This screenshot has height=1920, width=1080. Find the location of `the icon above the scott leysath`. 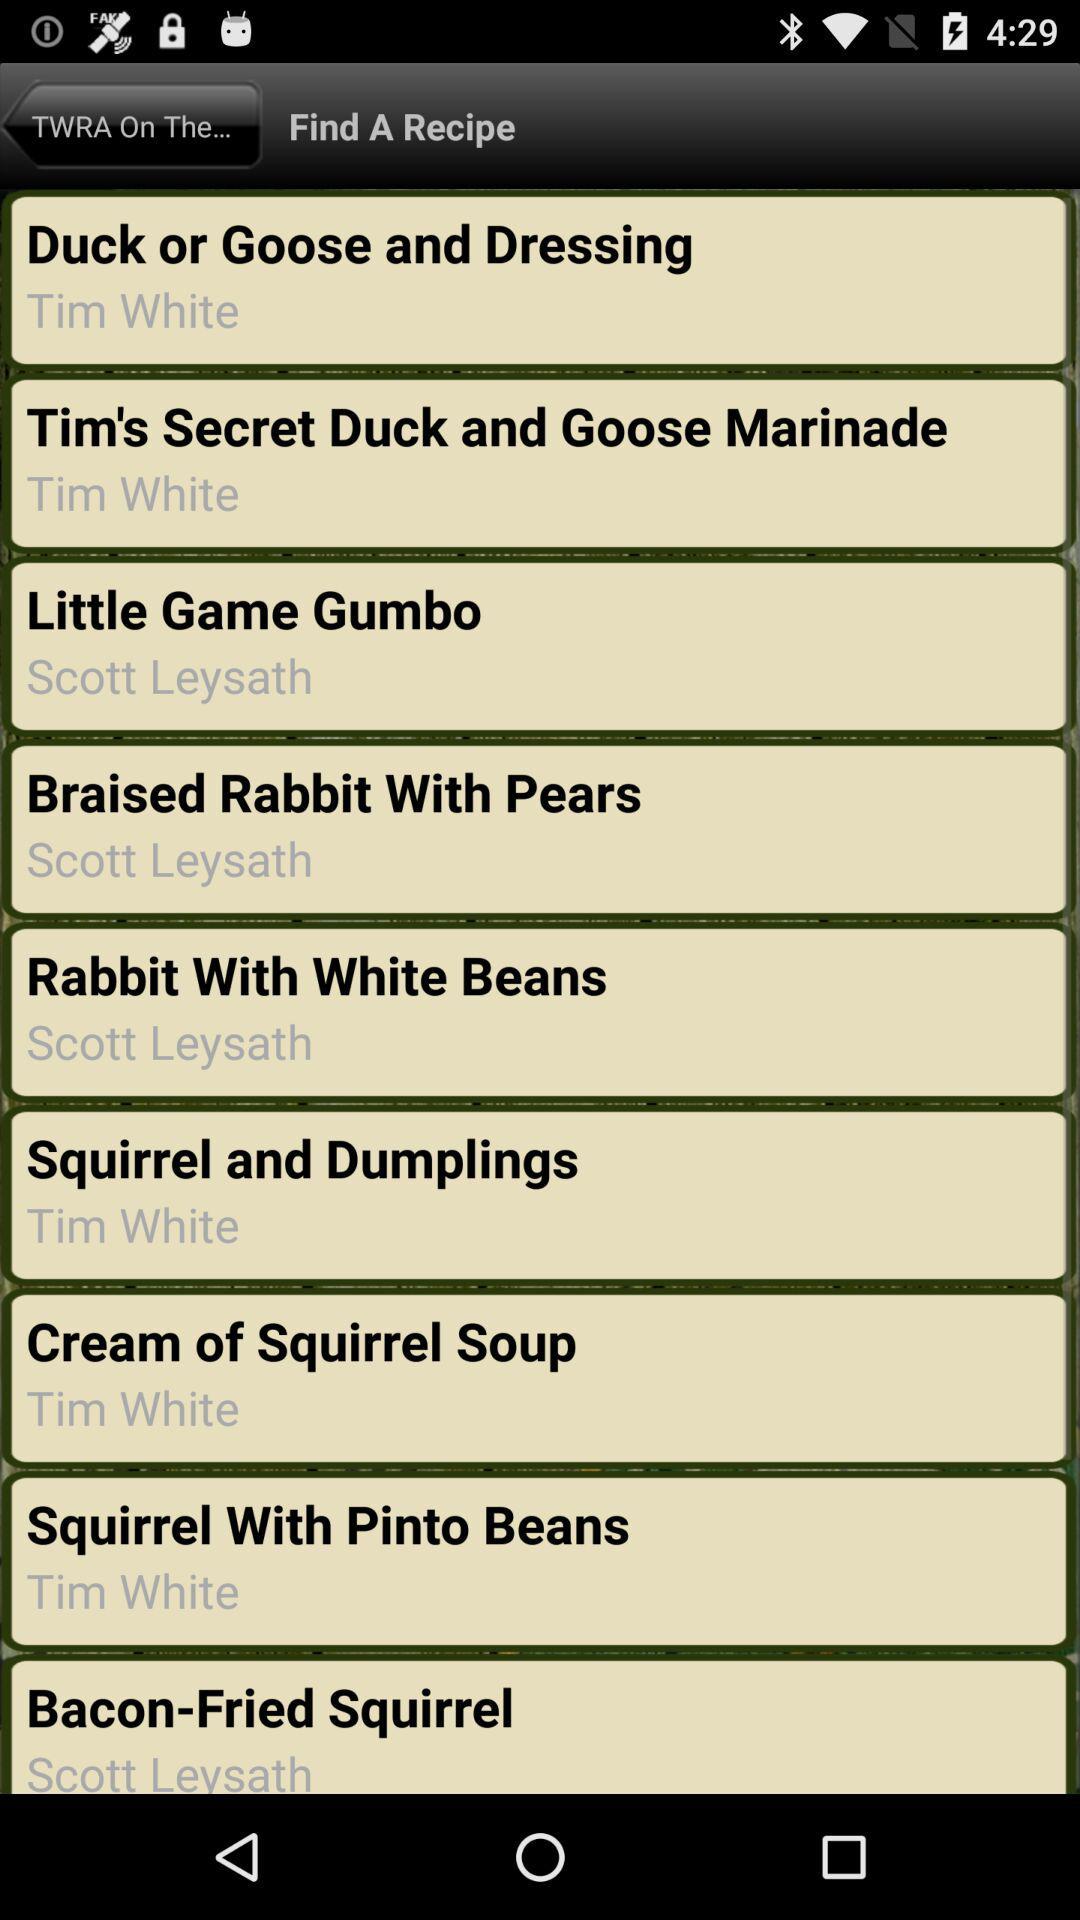

the icon above the scott leysath is located at coordinates (276, 1705).